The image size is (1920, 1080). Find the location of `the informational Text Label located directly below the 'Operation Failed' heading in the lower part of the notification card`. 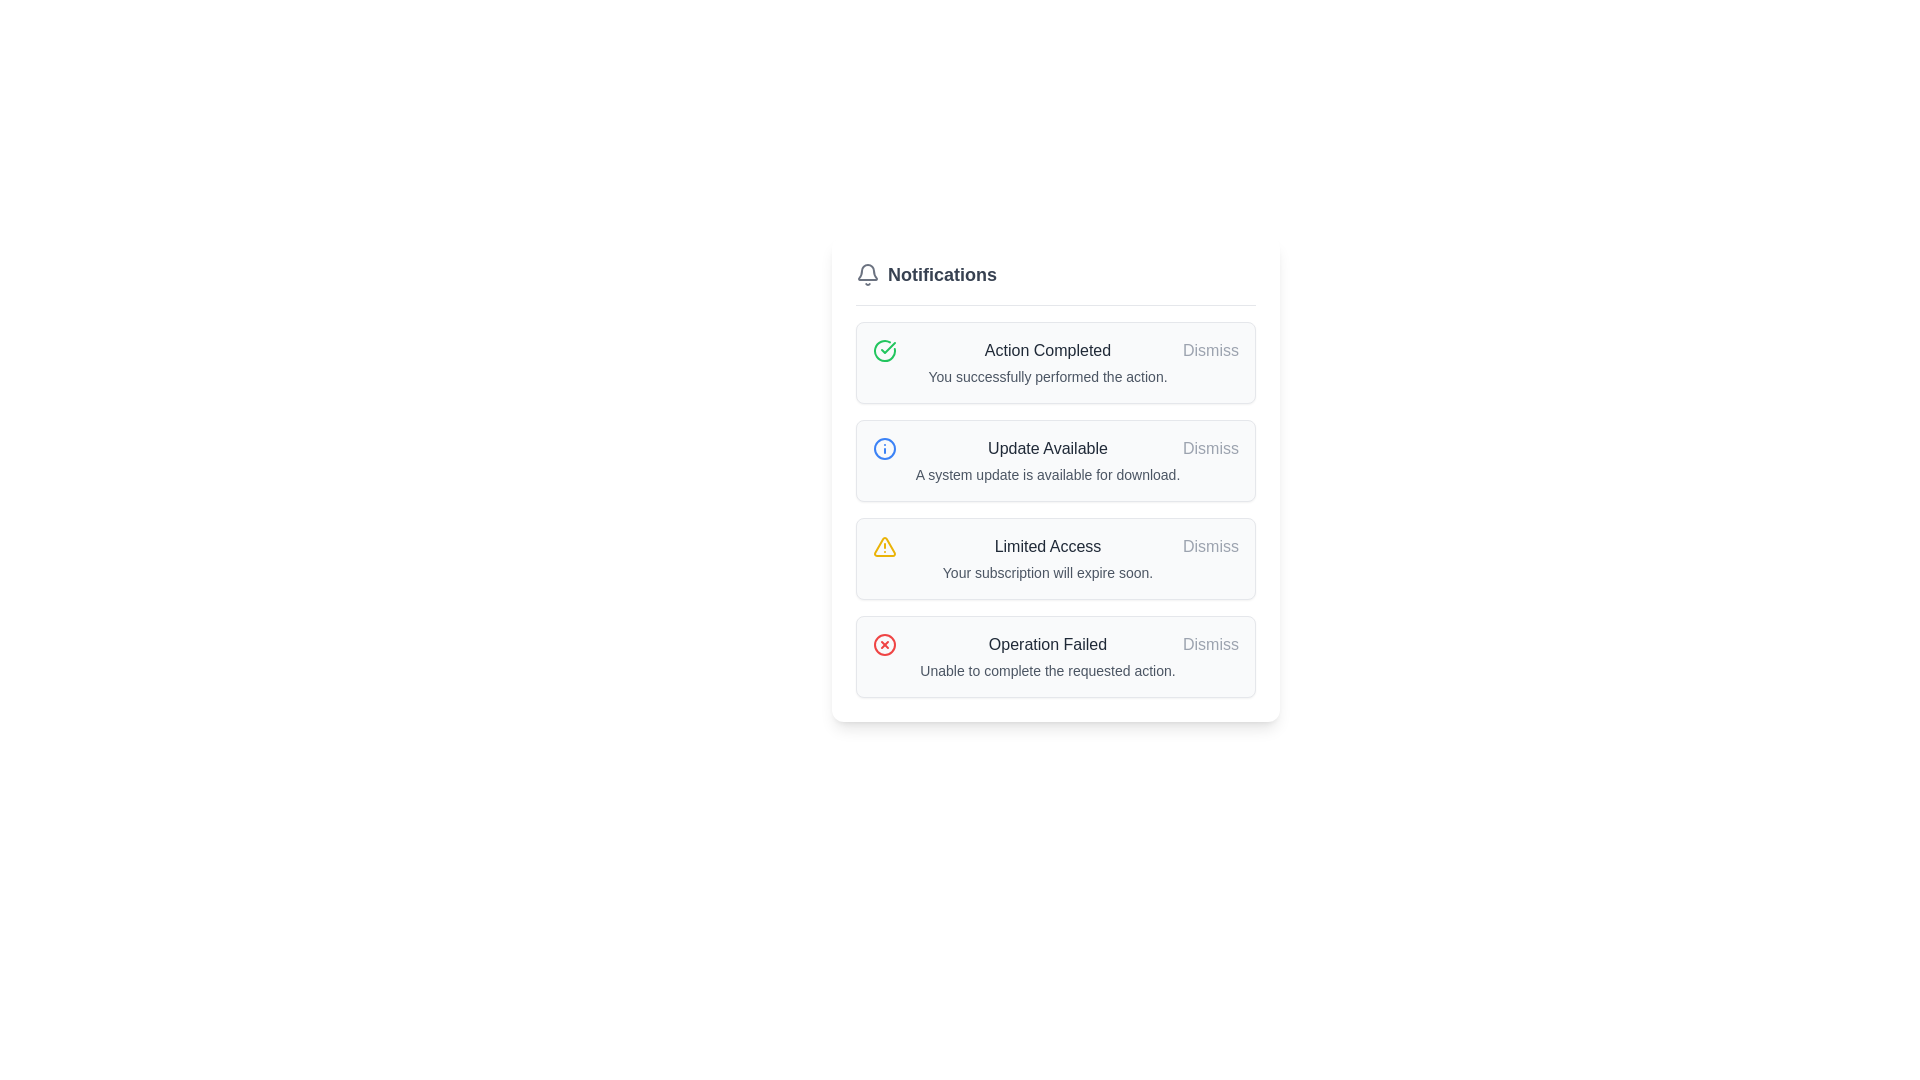

the informational Text Label located directly below the 'Operation Failed' heading in the lower part of the notification card is located at coordinates (1046, 671).